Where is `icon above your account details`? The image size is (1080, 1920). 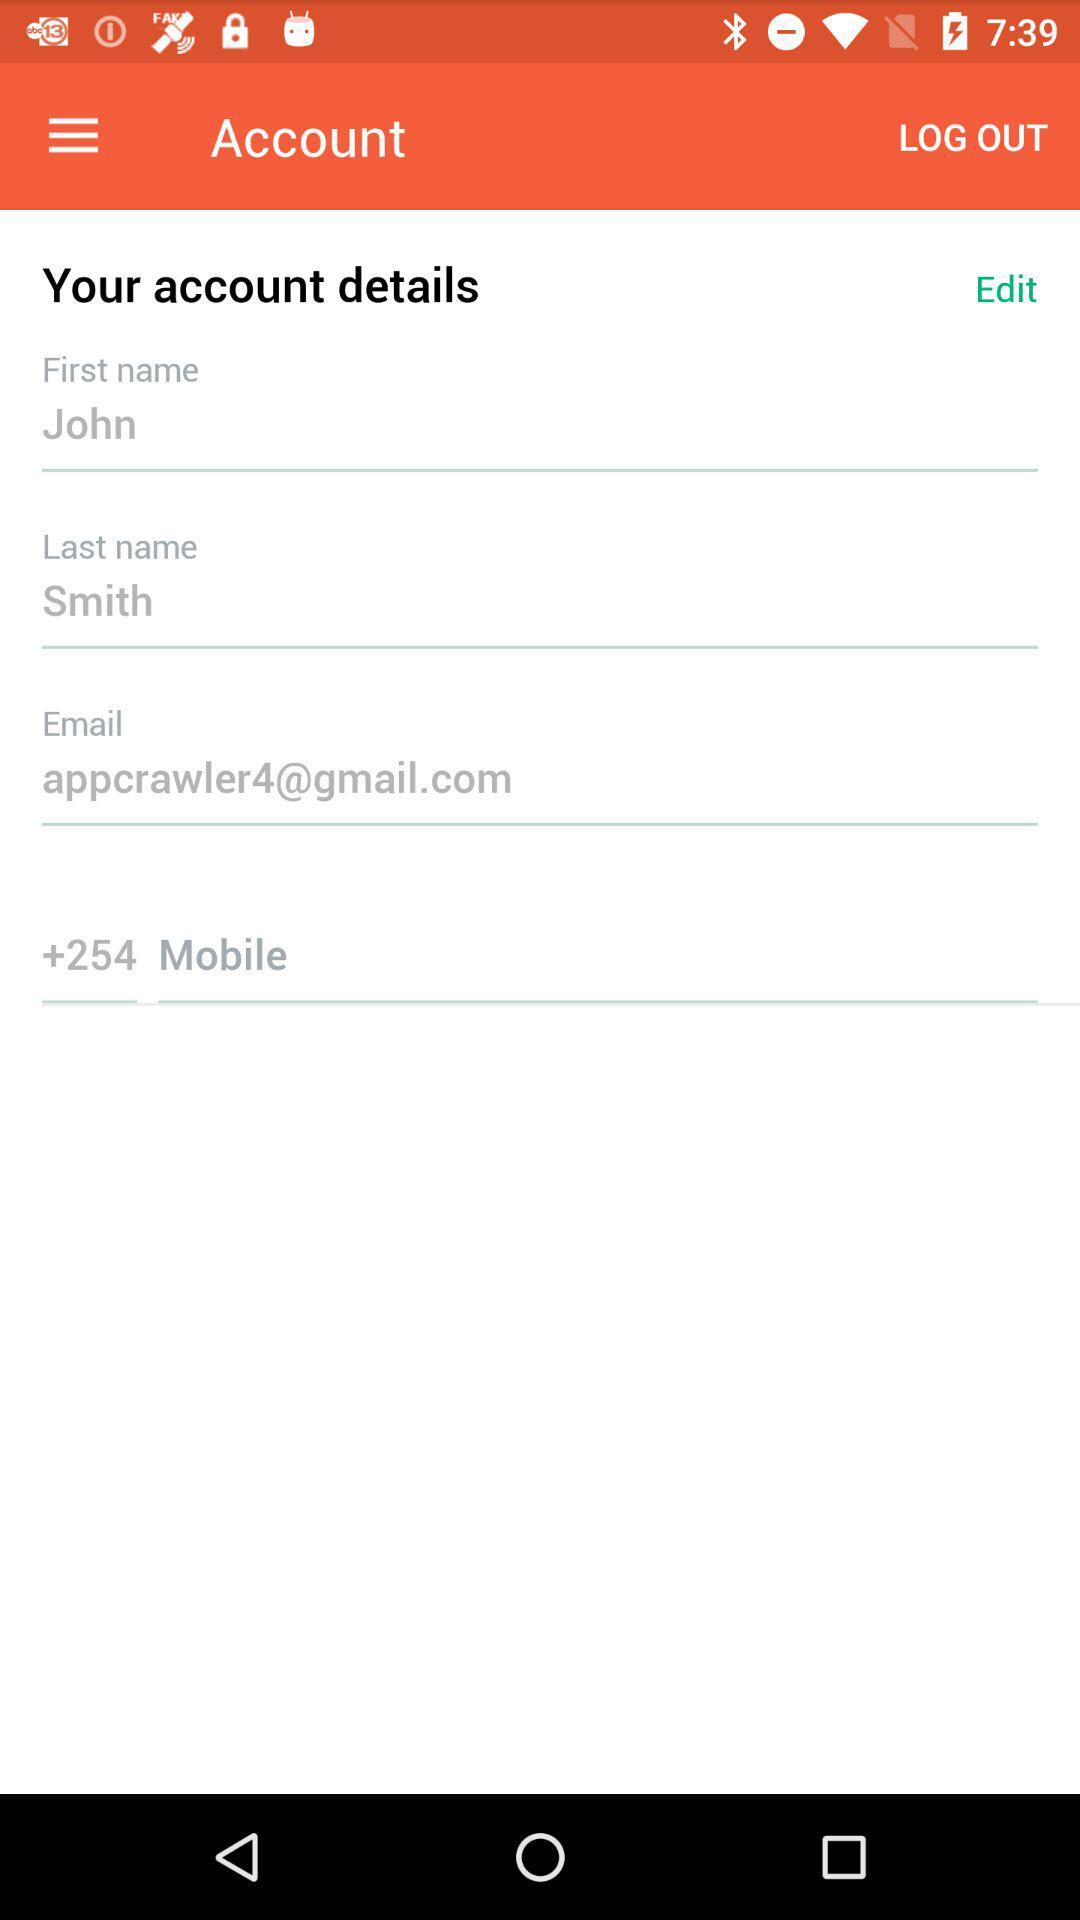
icon above your account details is located at coordinates (72, 135).